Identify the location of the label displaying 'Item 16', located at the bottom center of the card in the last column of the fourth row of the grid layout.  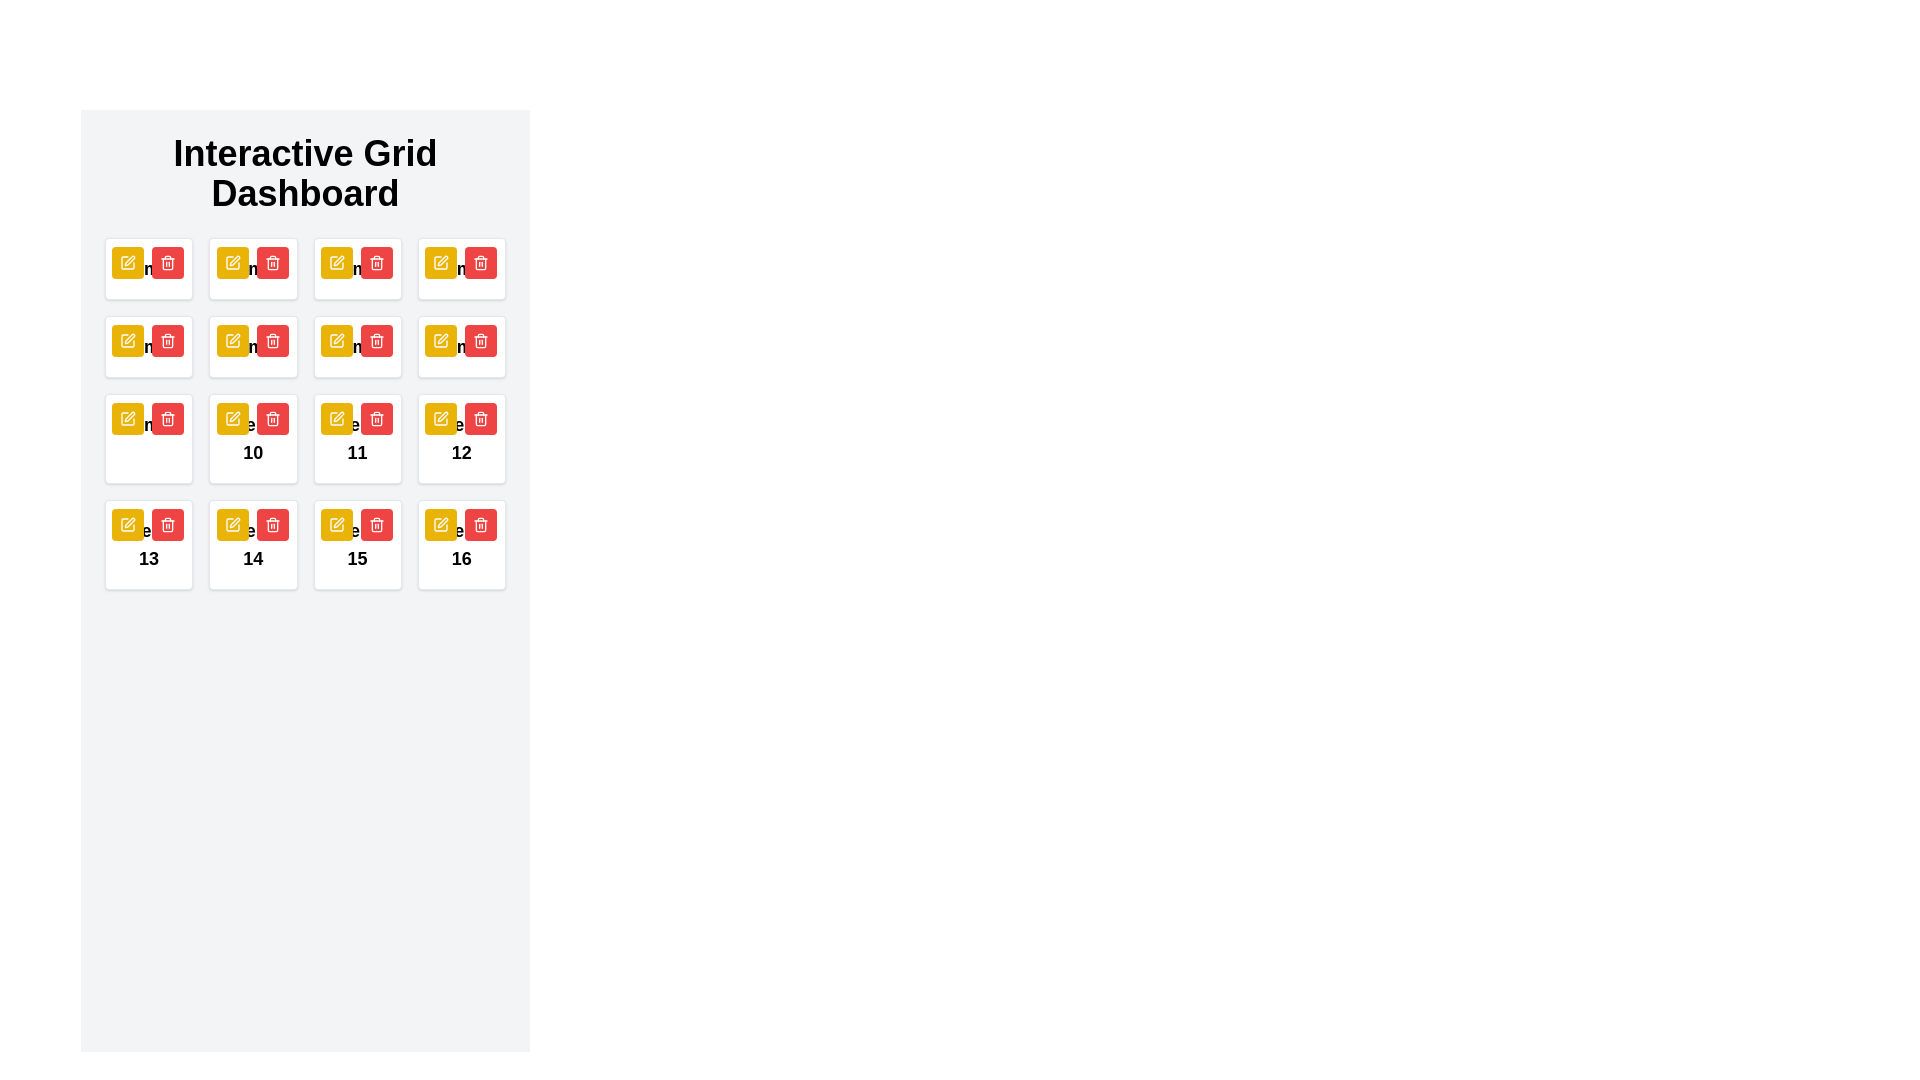
(460, 544).